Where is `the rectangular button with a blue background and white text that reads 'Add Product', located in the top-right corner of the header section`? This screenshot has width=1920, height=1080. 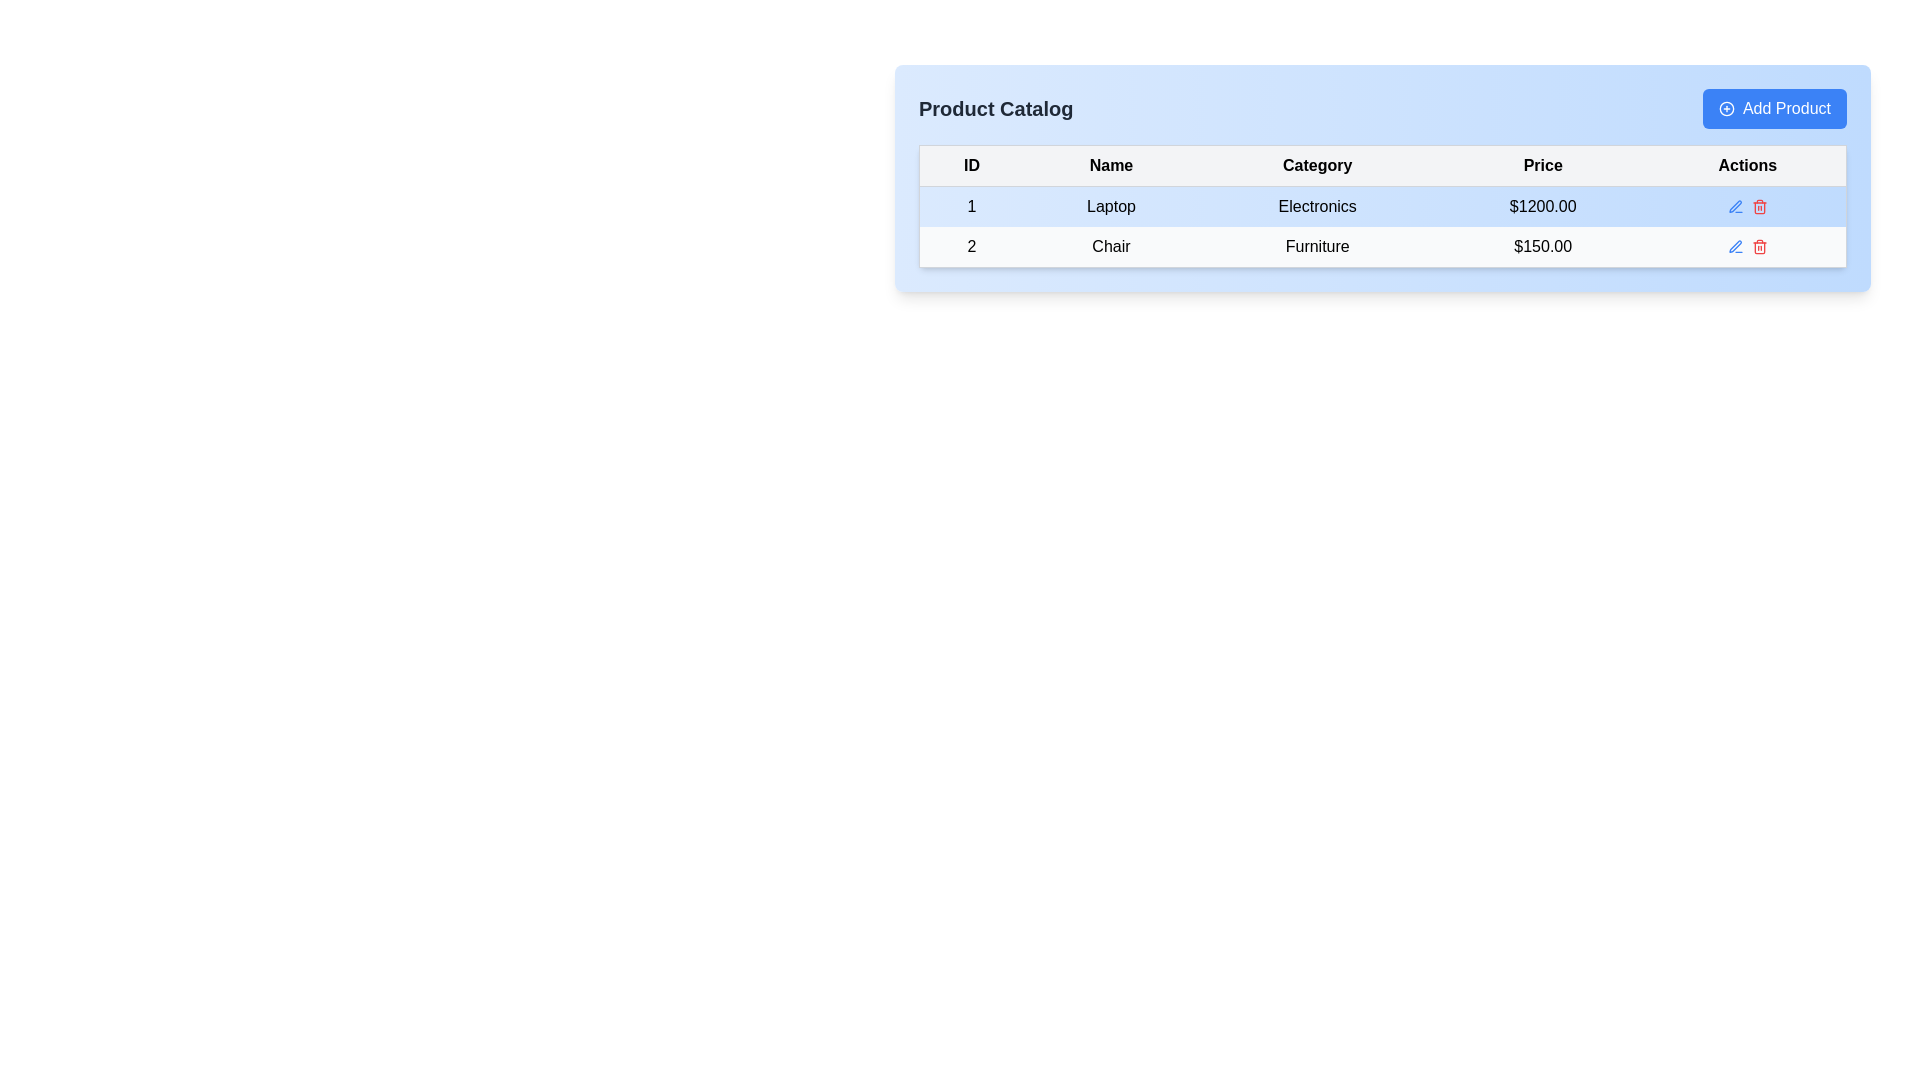 the rectangular button with a blue background and white text that reads 'Add Product', located in the top-right corner of the header section is located at coordinates (1775, 108).